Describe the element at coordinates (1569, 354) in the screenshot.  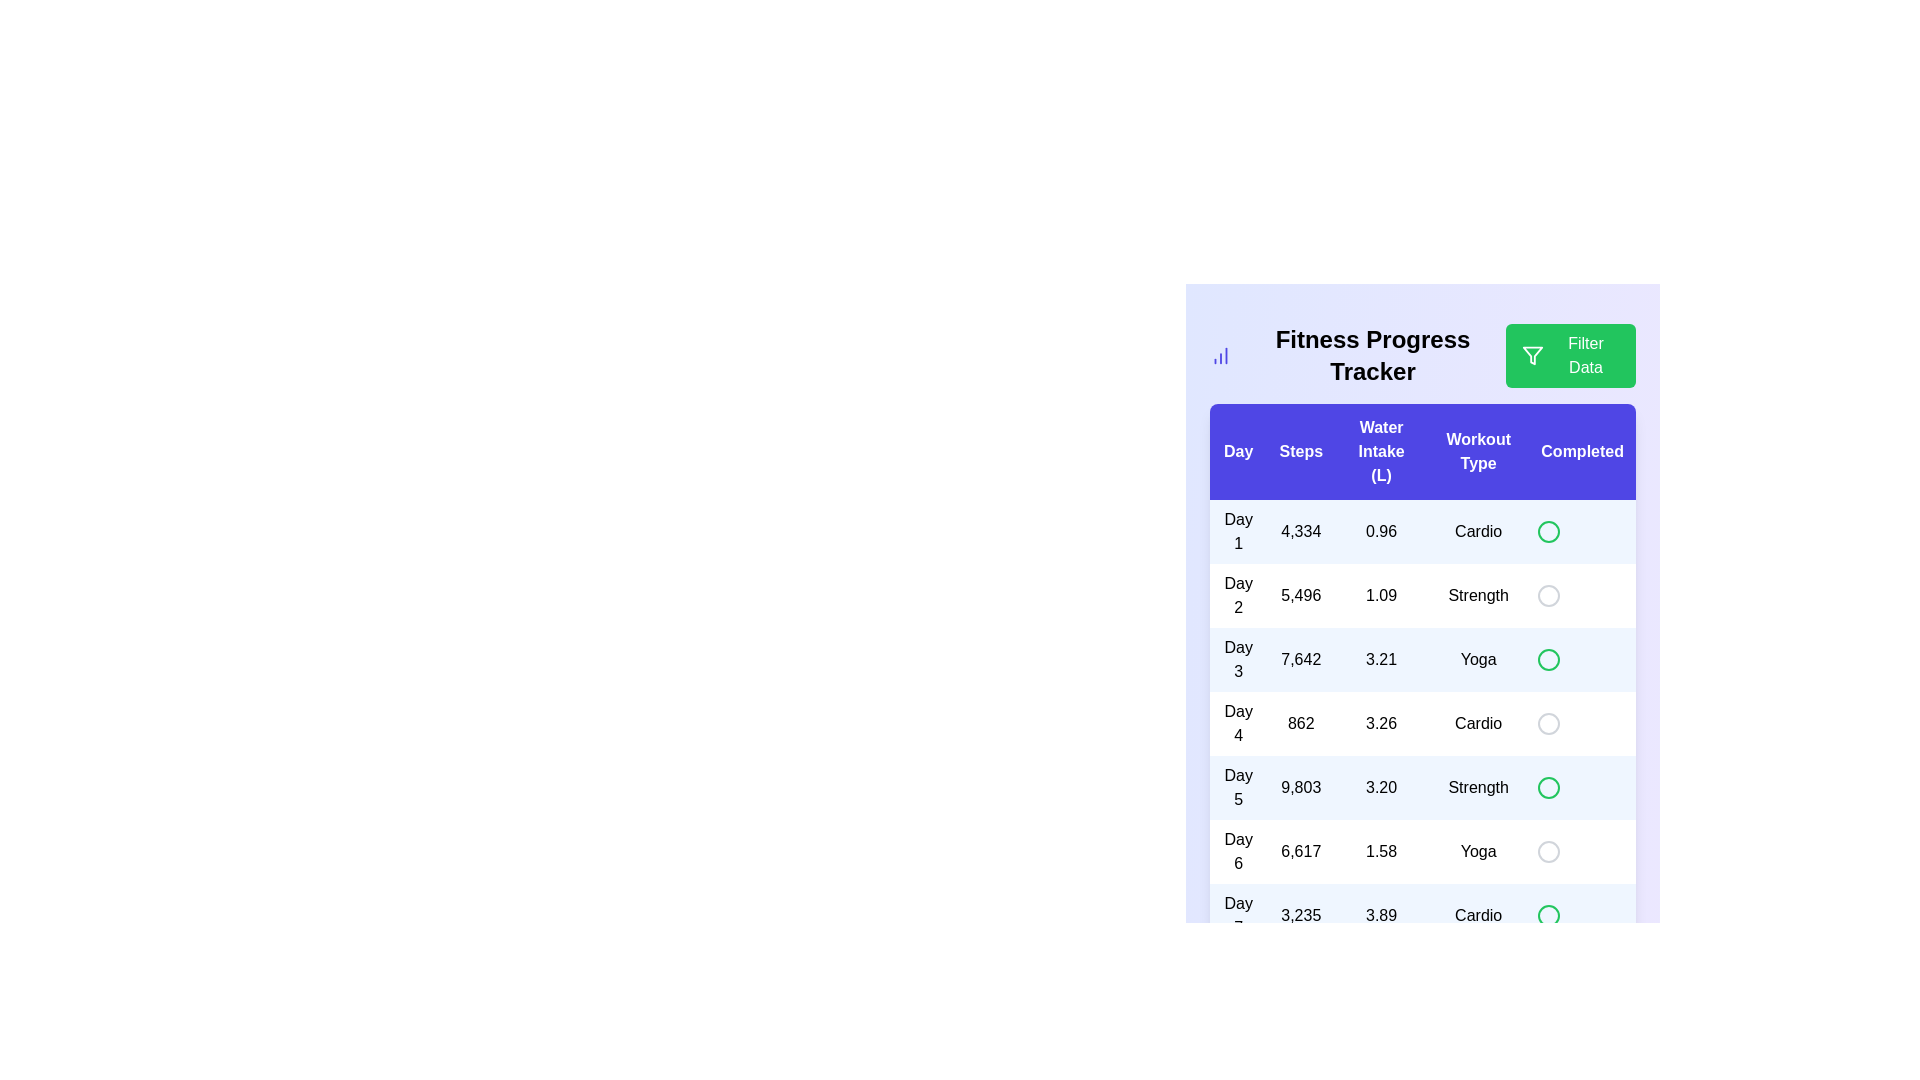
I see `'Filter Data' button to open the filtering options` at that location.